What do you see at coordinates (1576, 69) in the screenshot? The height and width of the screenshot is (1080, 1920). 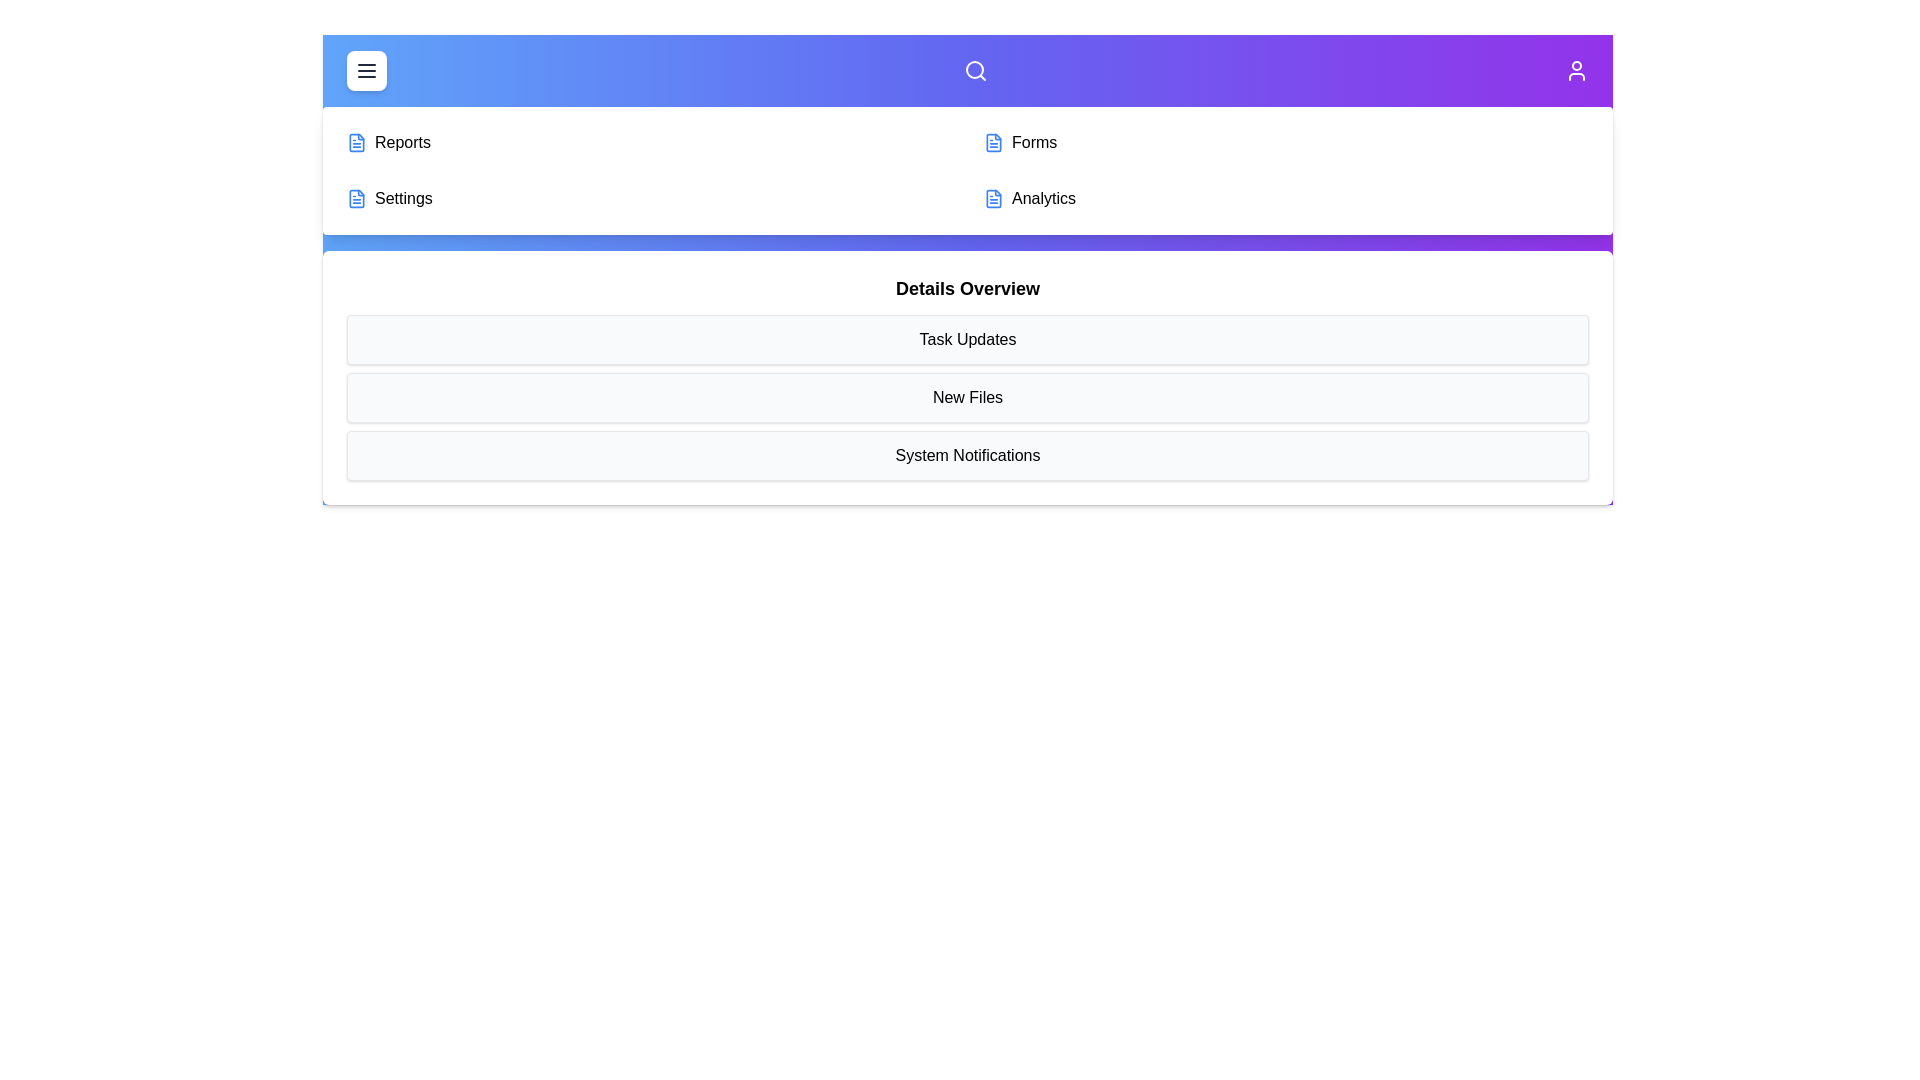 I see `the user icon to access user profile options` at bounding box center [1576, 69].